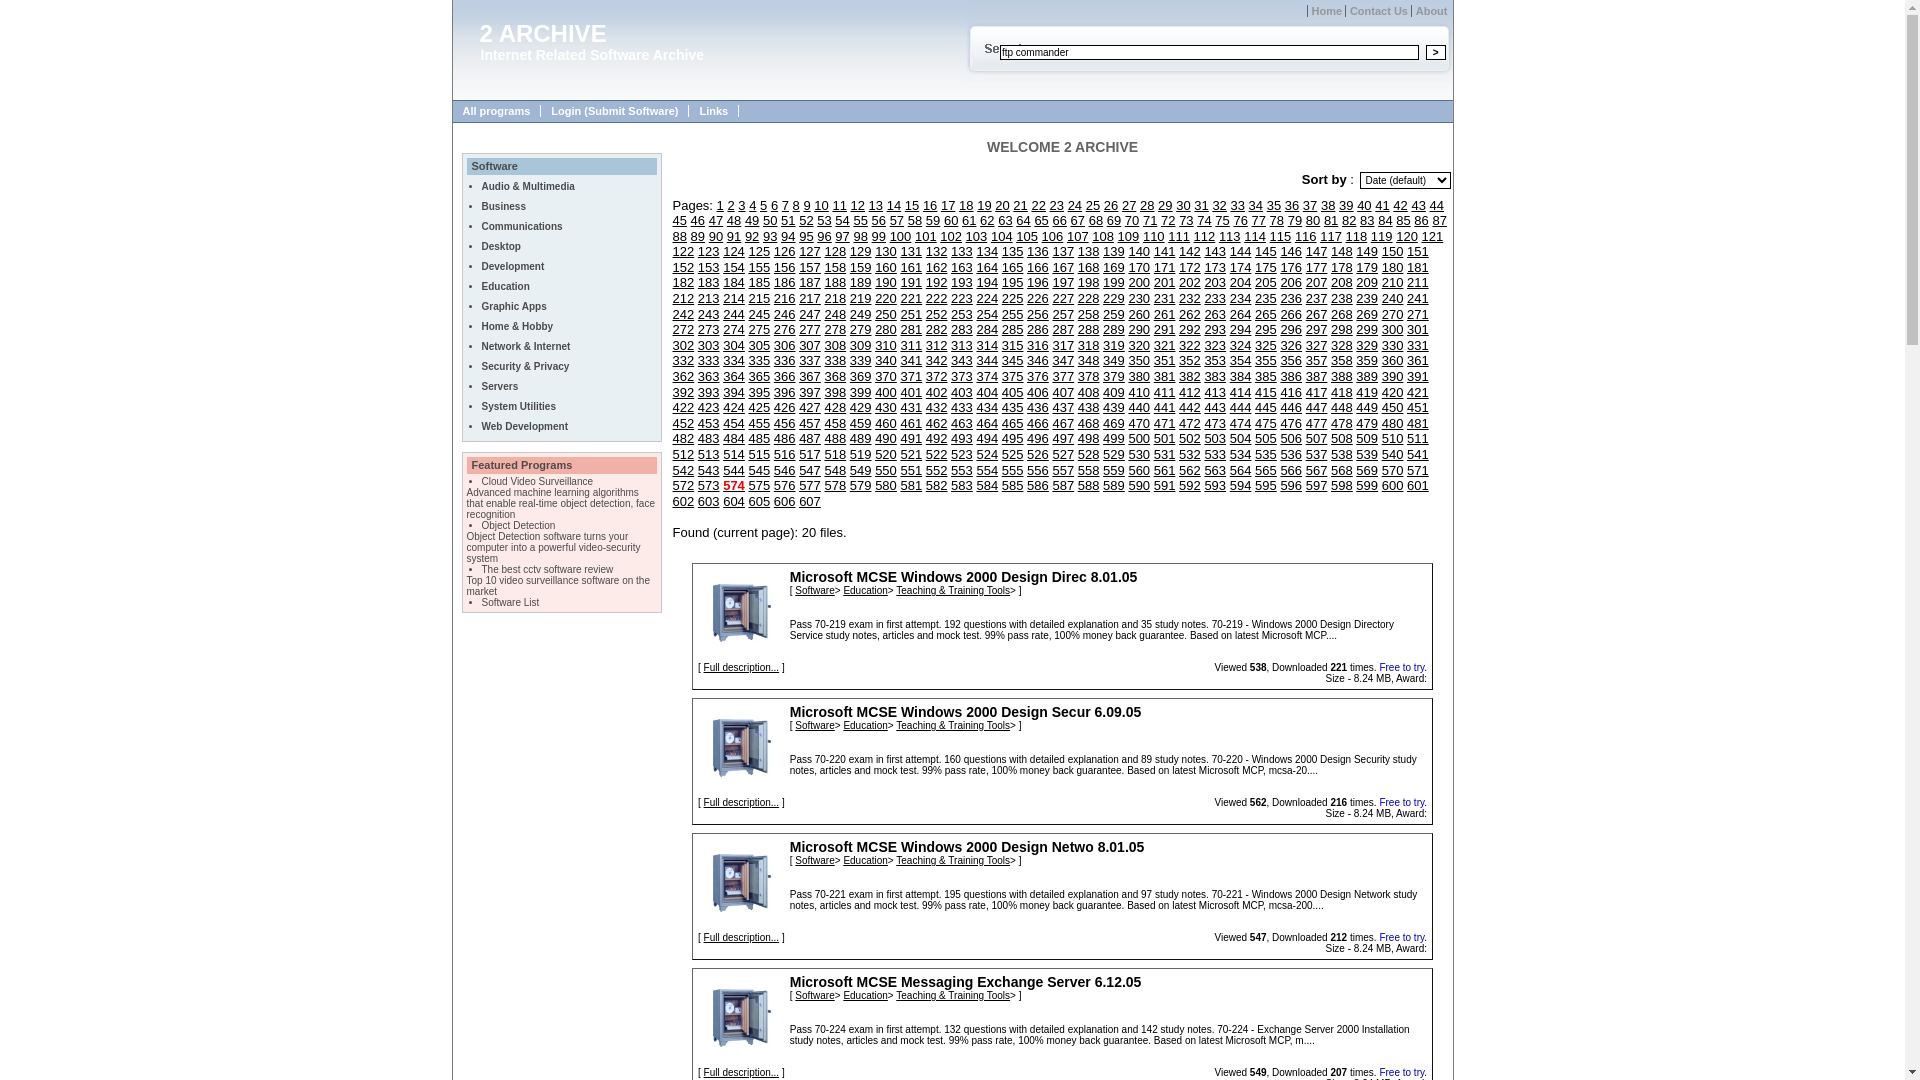  What do you see at coordinates (709, 328) in the screenshot?
I see `'273'` at bounding box center [709, 328].